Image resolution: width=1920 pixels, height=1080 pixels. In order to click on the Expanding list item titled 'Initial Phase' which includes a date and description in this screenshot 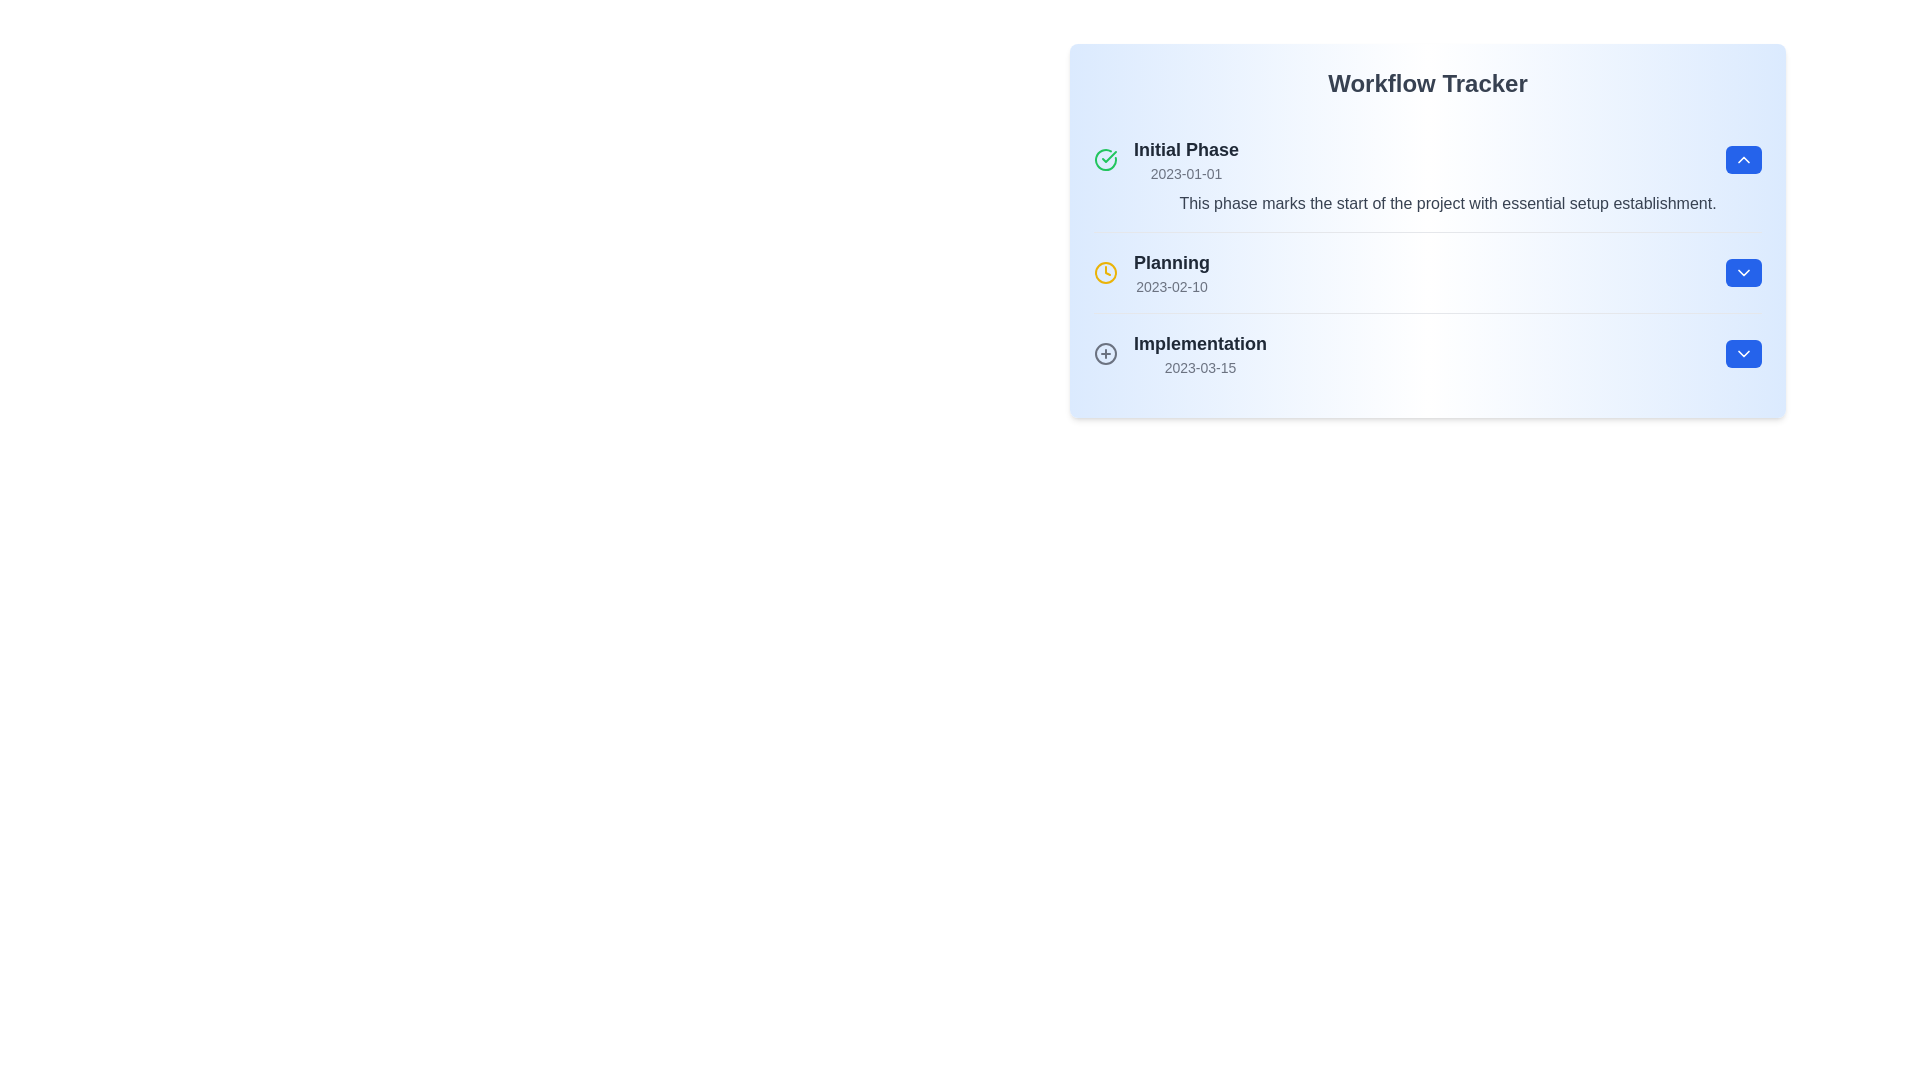, I will do `click(1427, 175)`.